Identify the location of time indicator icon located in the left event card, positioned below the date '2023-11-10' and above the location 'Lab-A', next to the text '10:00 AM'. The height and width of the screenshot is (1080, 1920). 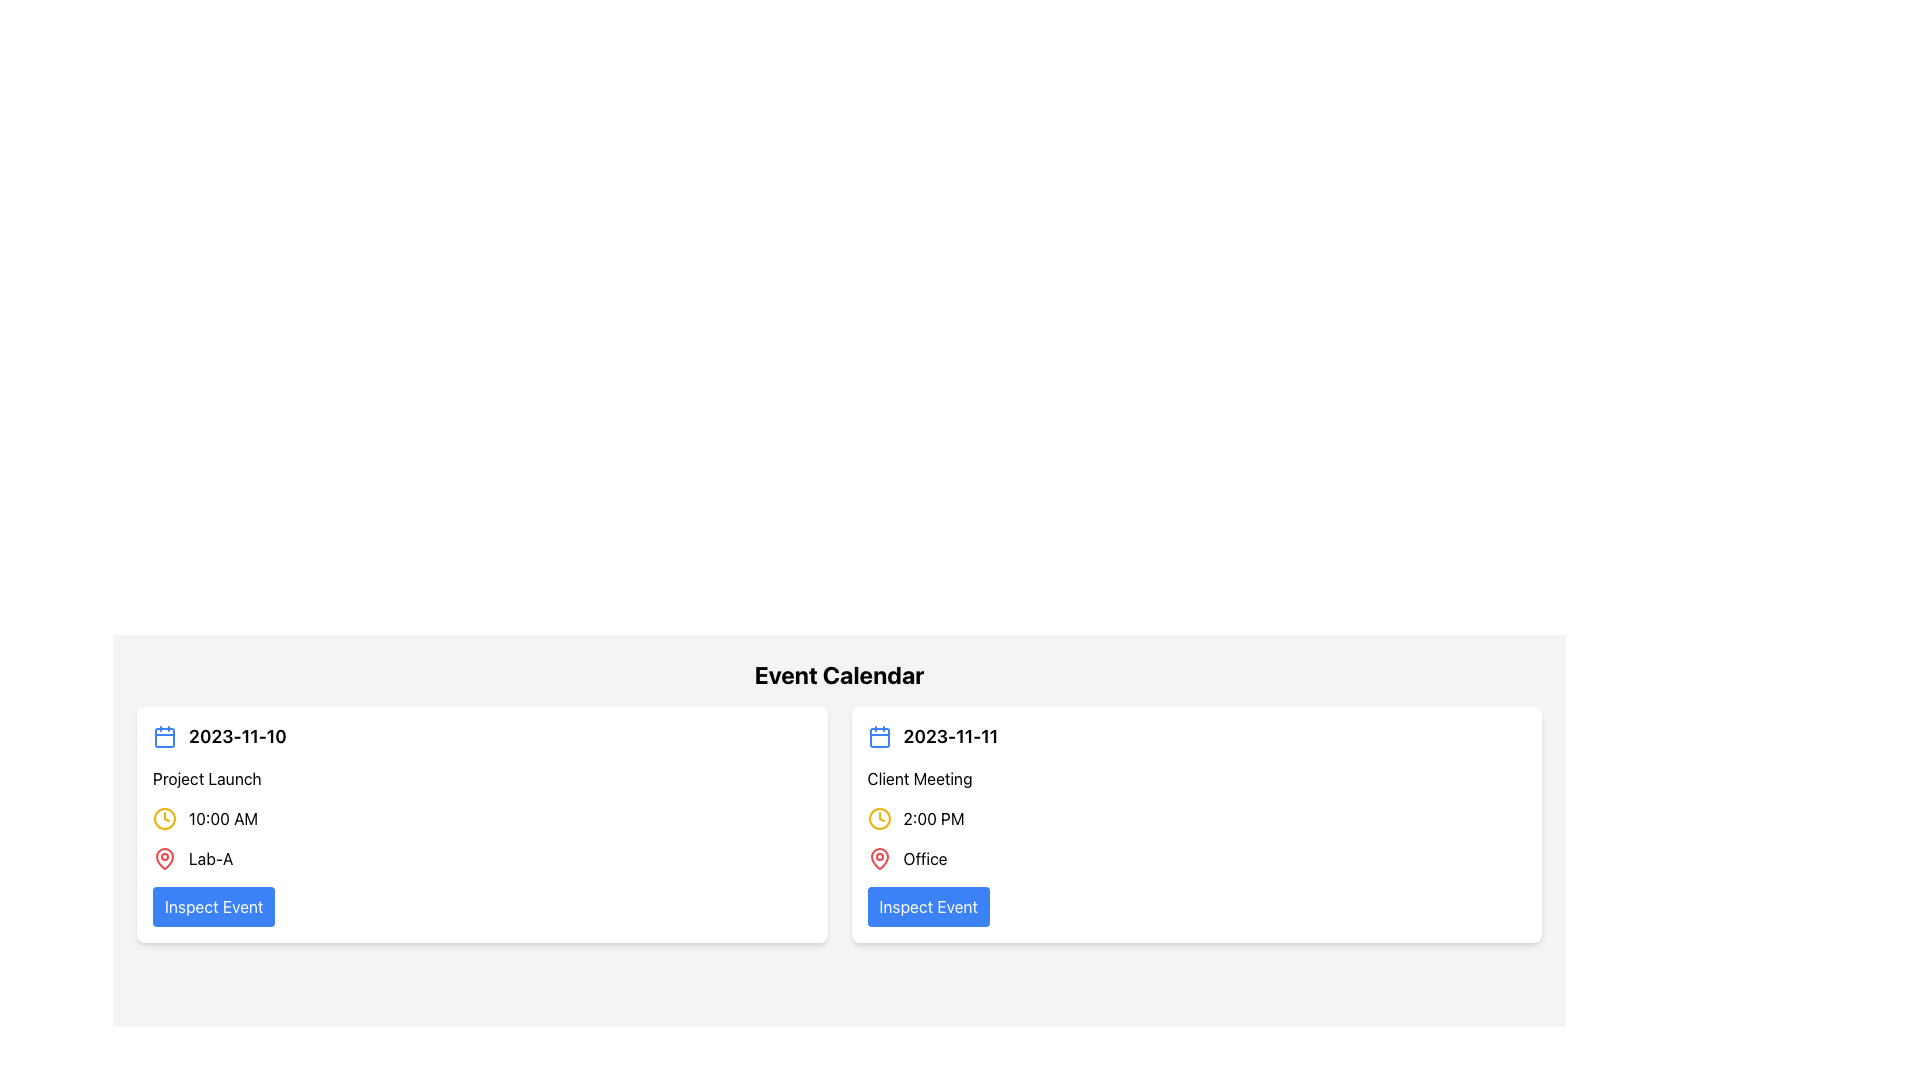
(164, 818).